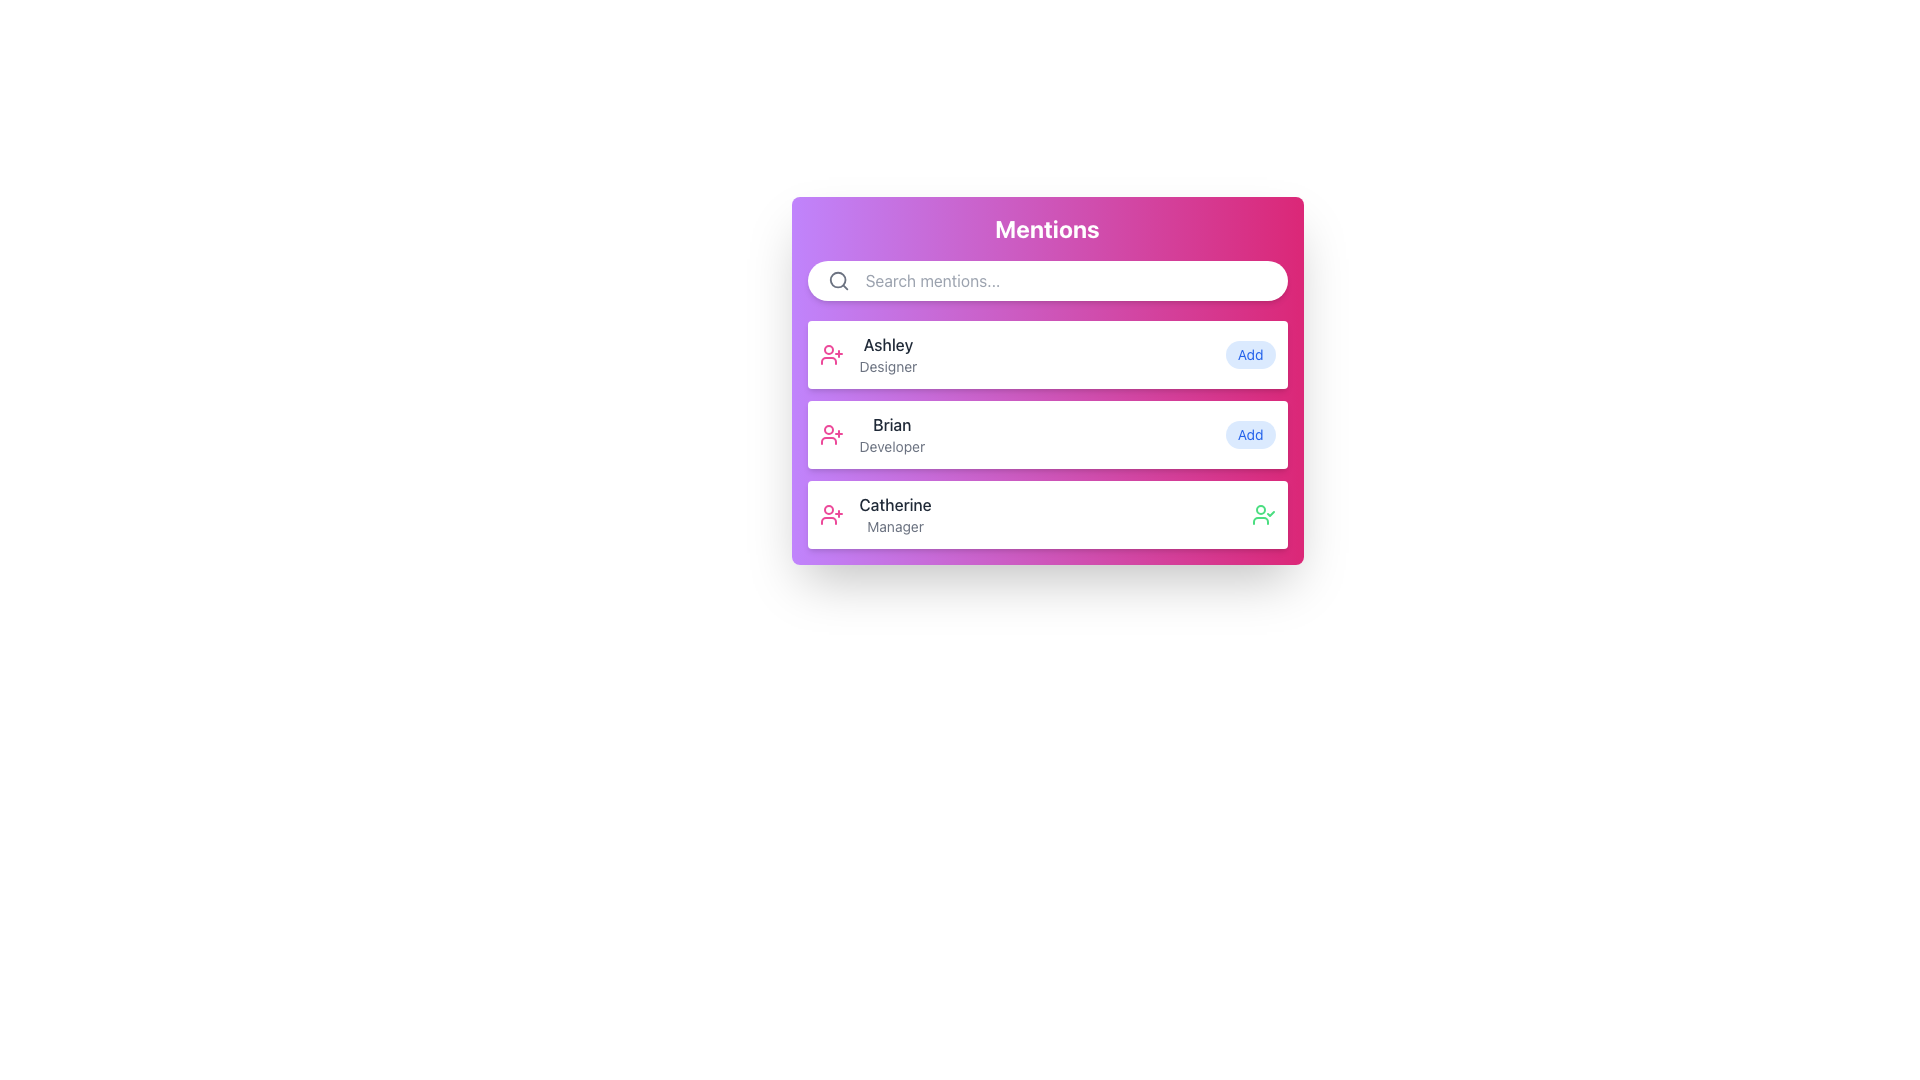 The height and width of the screenshot is (1080, 1920). I want to click on the first user profile summary element for 'Ashley' in the card interface, so click(1046, 353).